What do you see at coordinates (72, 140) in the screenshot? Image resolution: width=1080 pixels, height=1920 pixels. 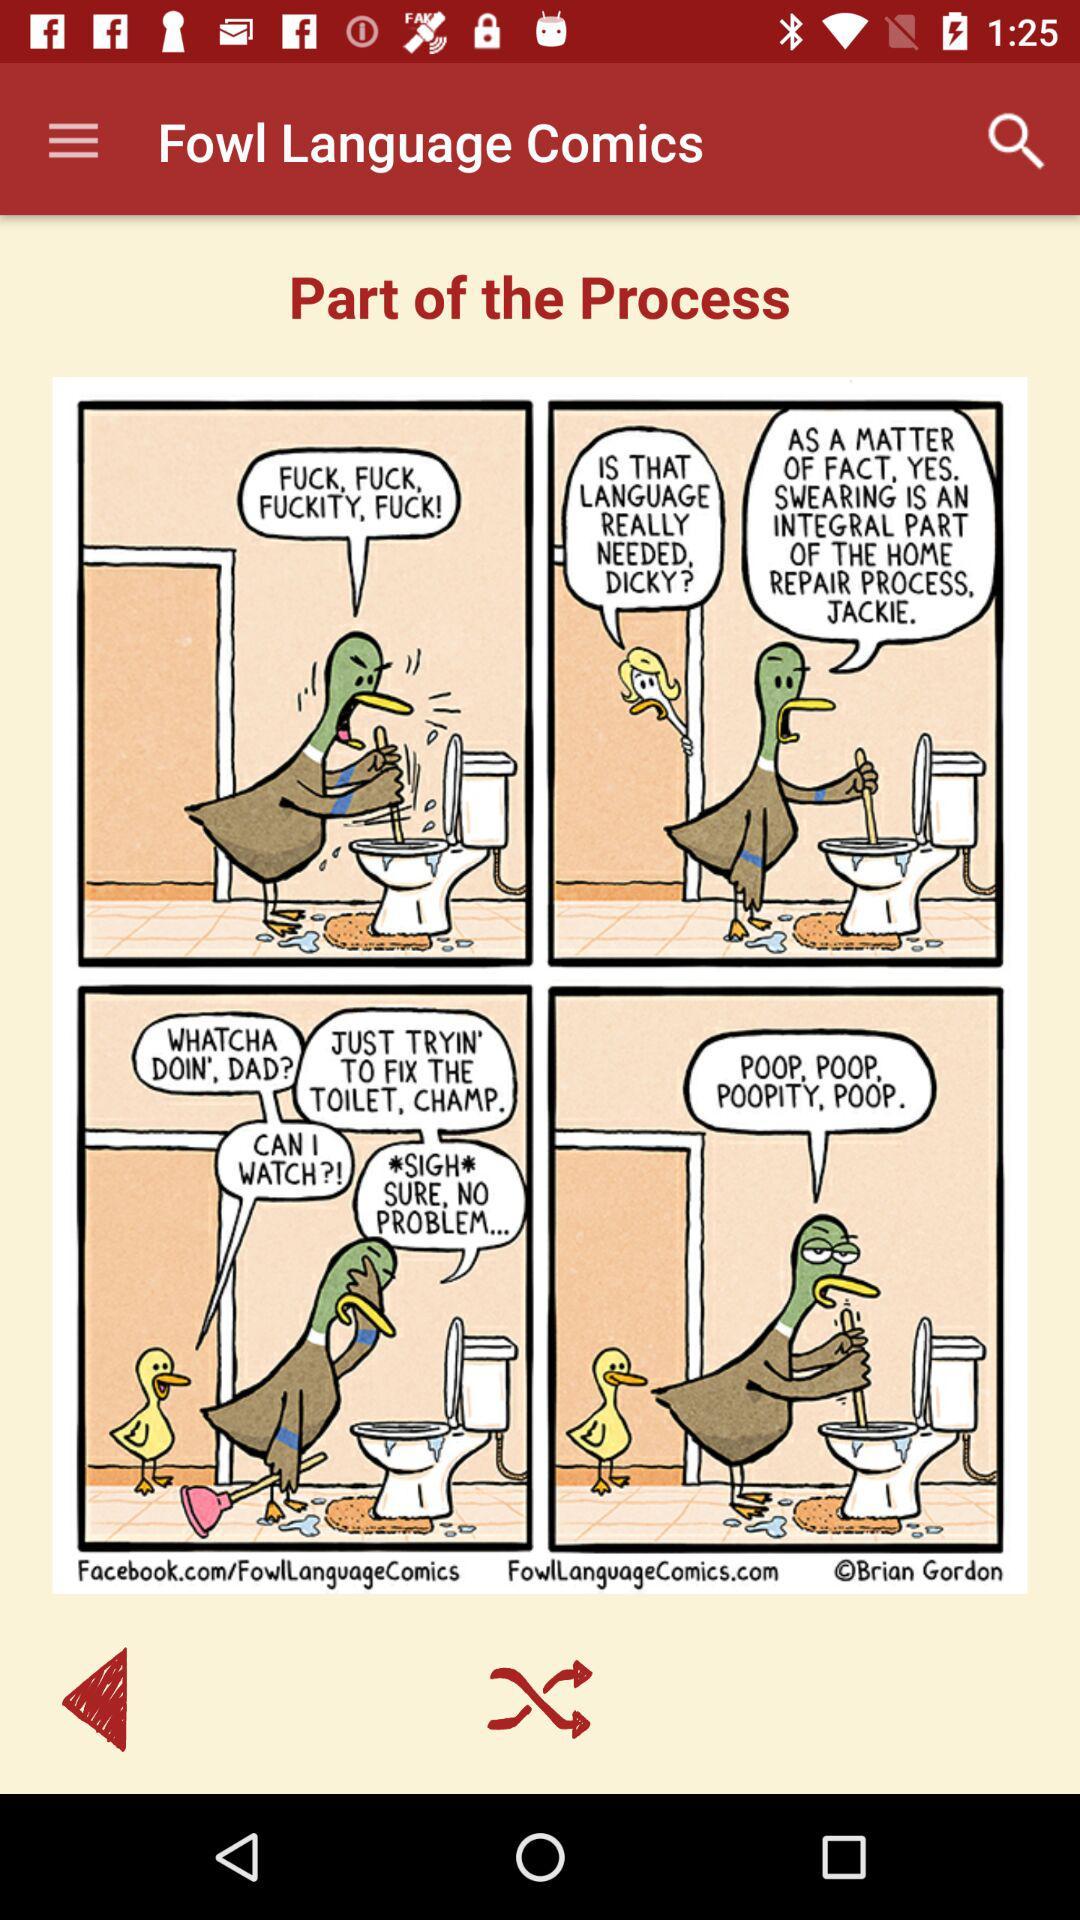 I see `icon at the top left corner` at bounding box center [72, 140].